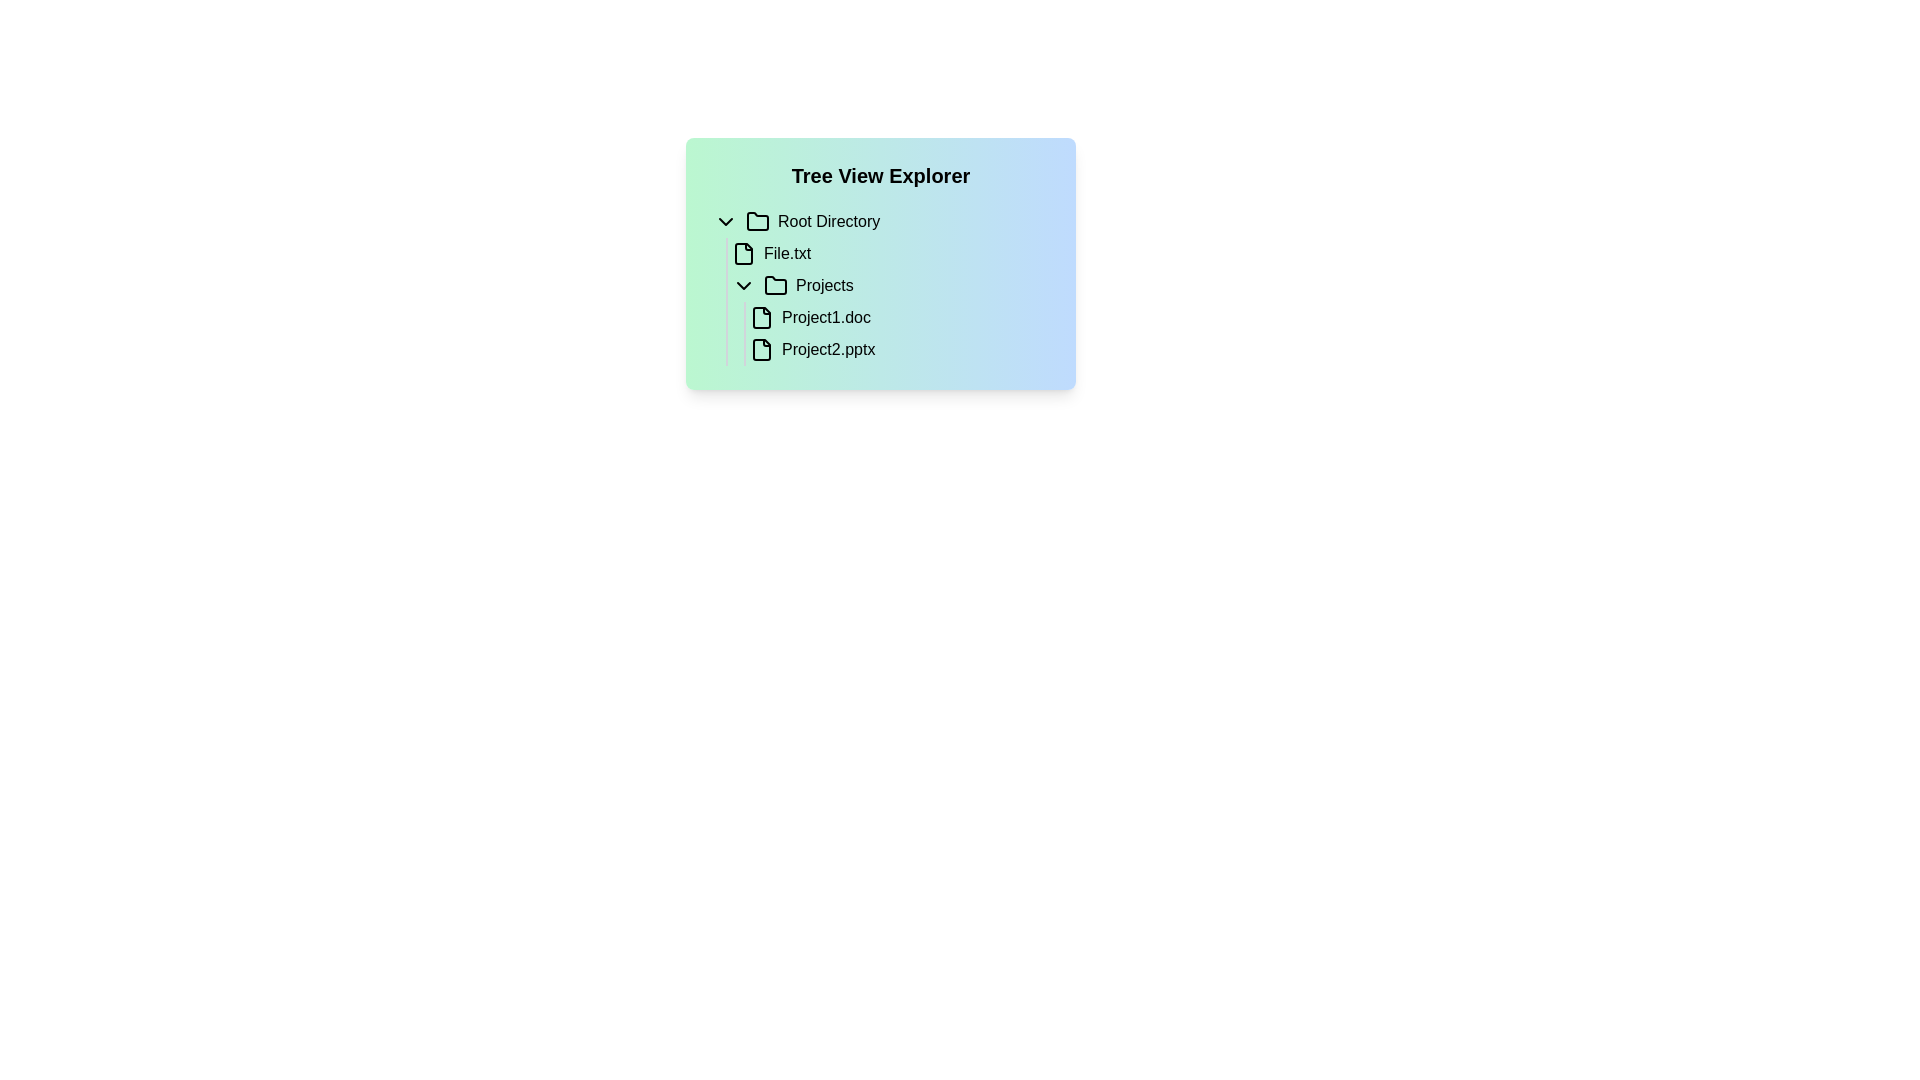  I want to click on the list item 'Project1.doc' in the tree view structure, so click(888, 316).